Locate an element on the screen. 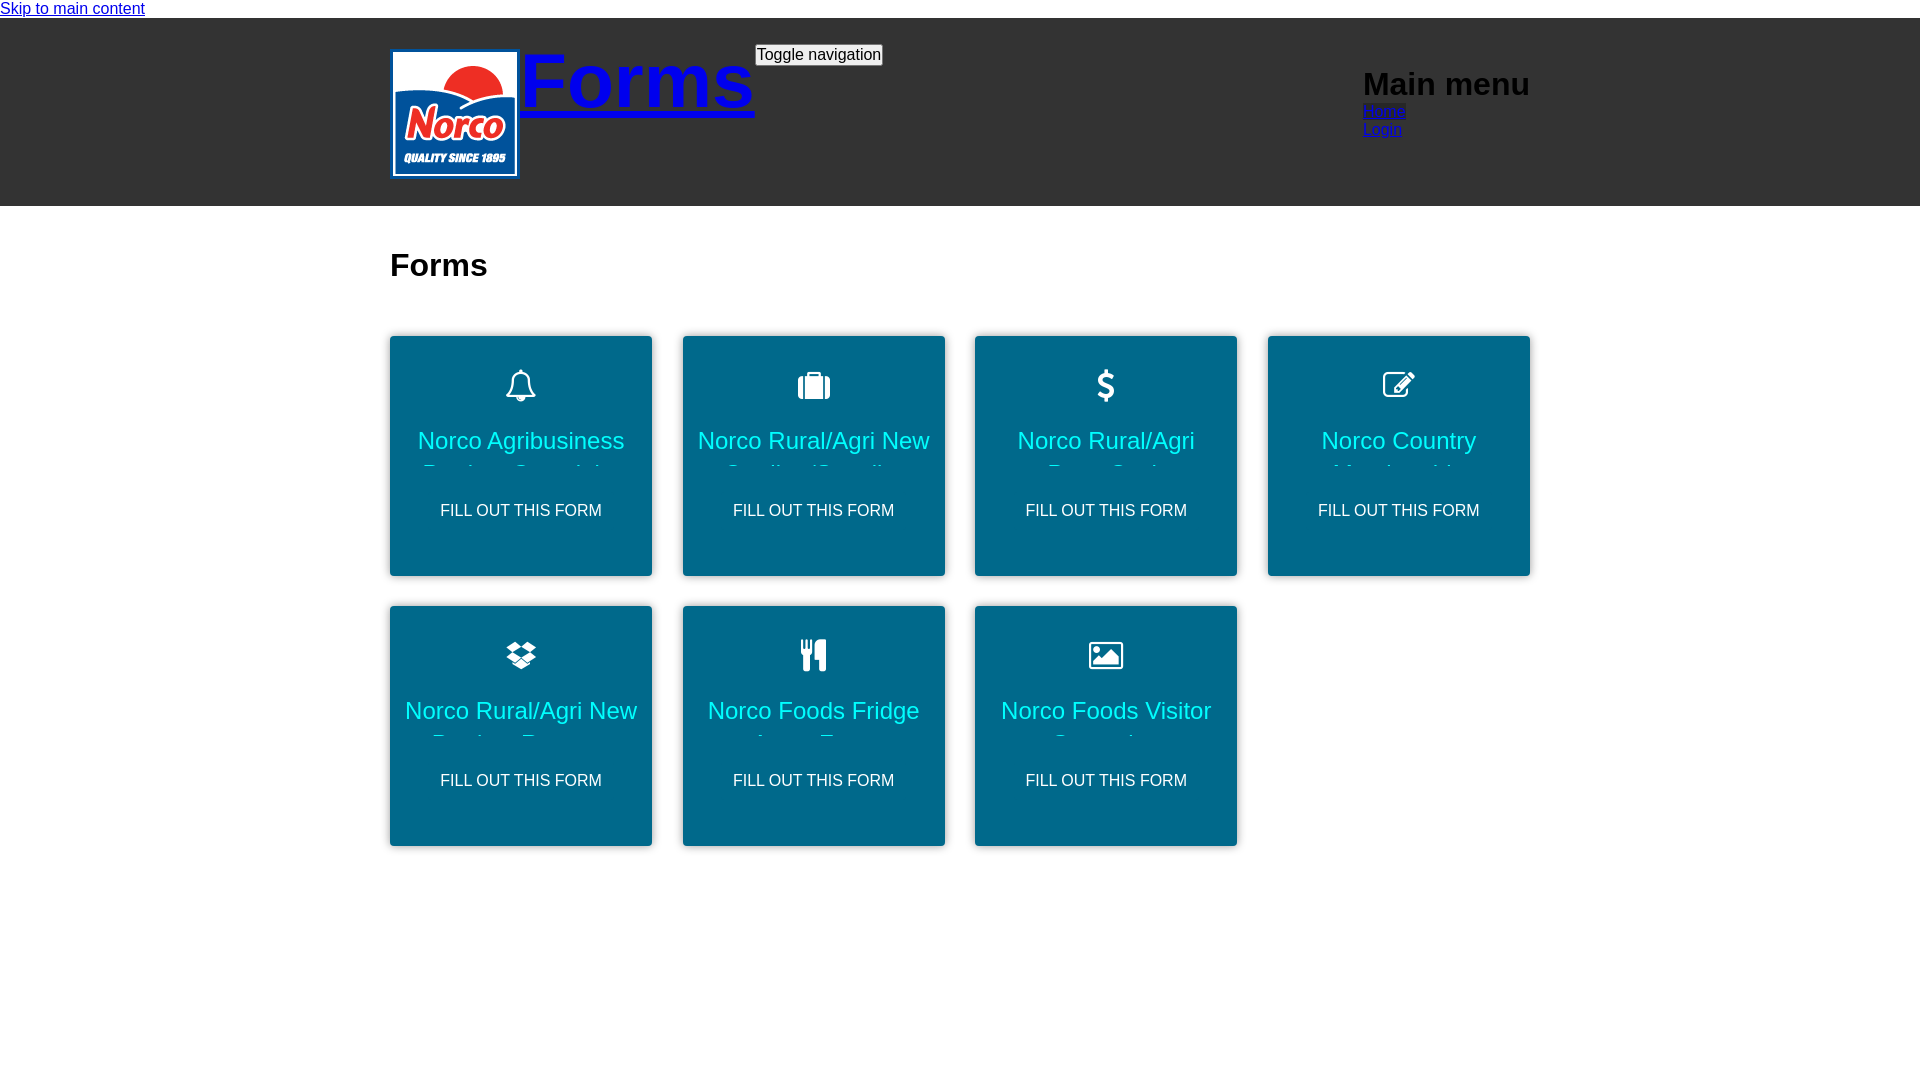  'Forms' is located at coordinates (636, 79).